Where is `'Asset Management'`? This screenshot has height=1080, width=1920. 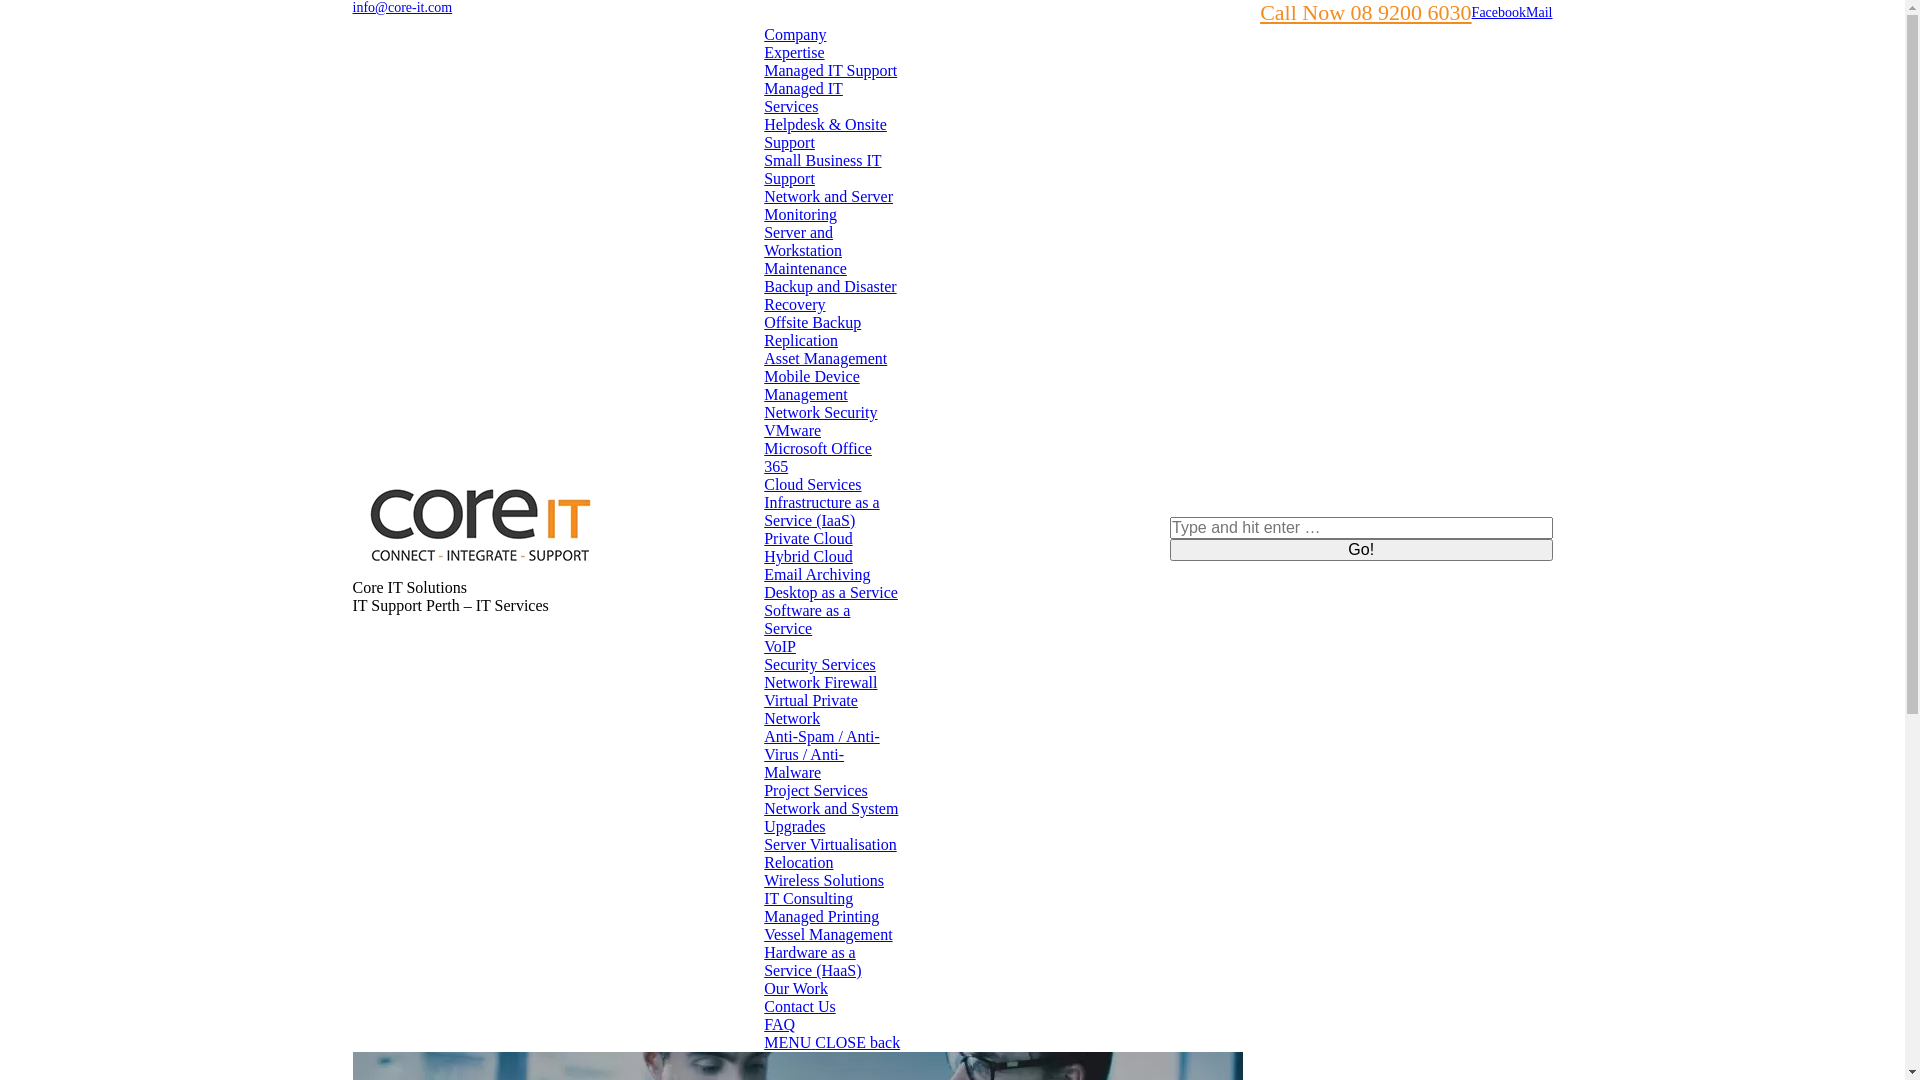 'Asset Management' is located at coordinates (825, 357).